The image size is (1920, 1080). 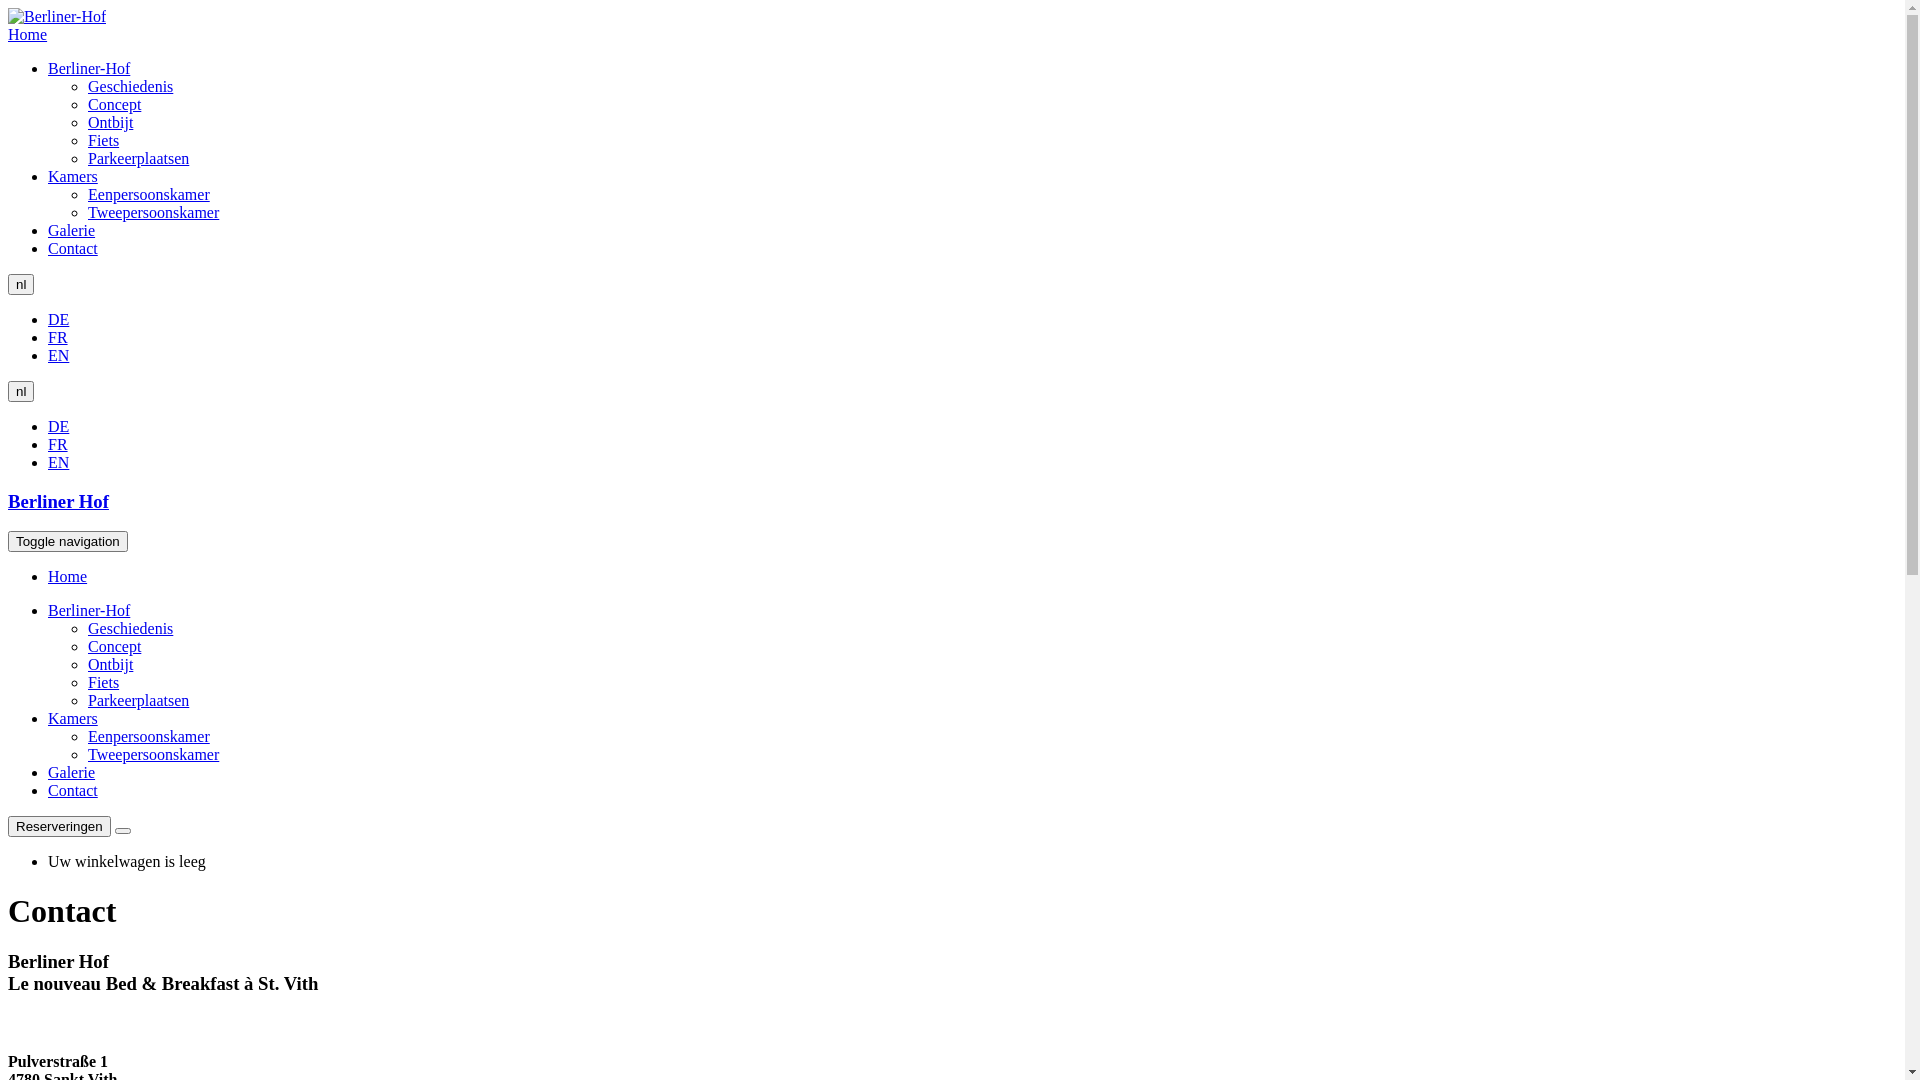 What do you see at coordinates (86, 699) in the screenshot?
I see `'Parkeerplaatsen'` at bounding box center [86, 699].